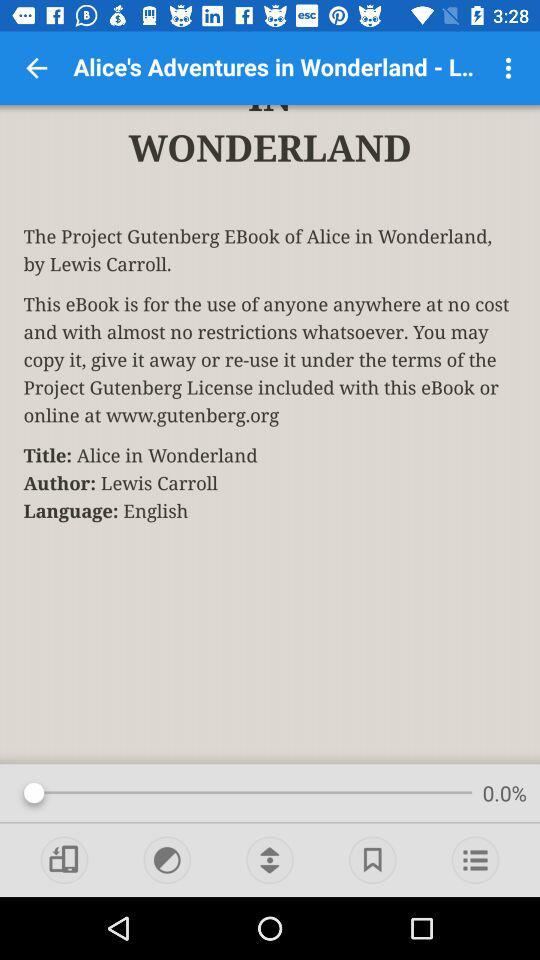 The image size is (540, 960). Describe the element at coordinates (36, 68) in the screenshot. I see `the arrow_backward icon` at that location.